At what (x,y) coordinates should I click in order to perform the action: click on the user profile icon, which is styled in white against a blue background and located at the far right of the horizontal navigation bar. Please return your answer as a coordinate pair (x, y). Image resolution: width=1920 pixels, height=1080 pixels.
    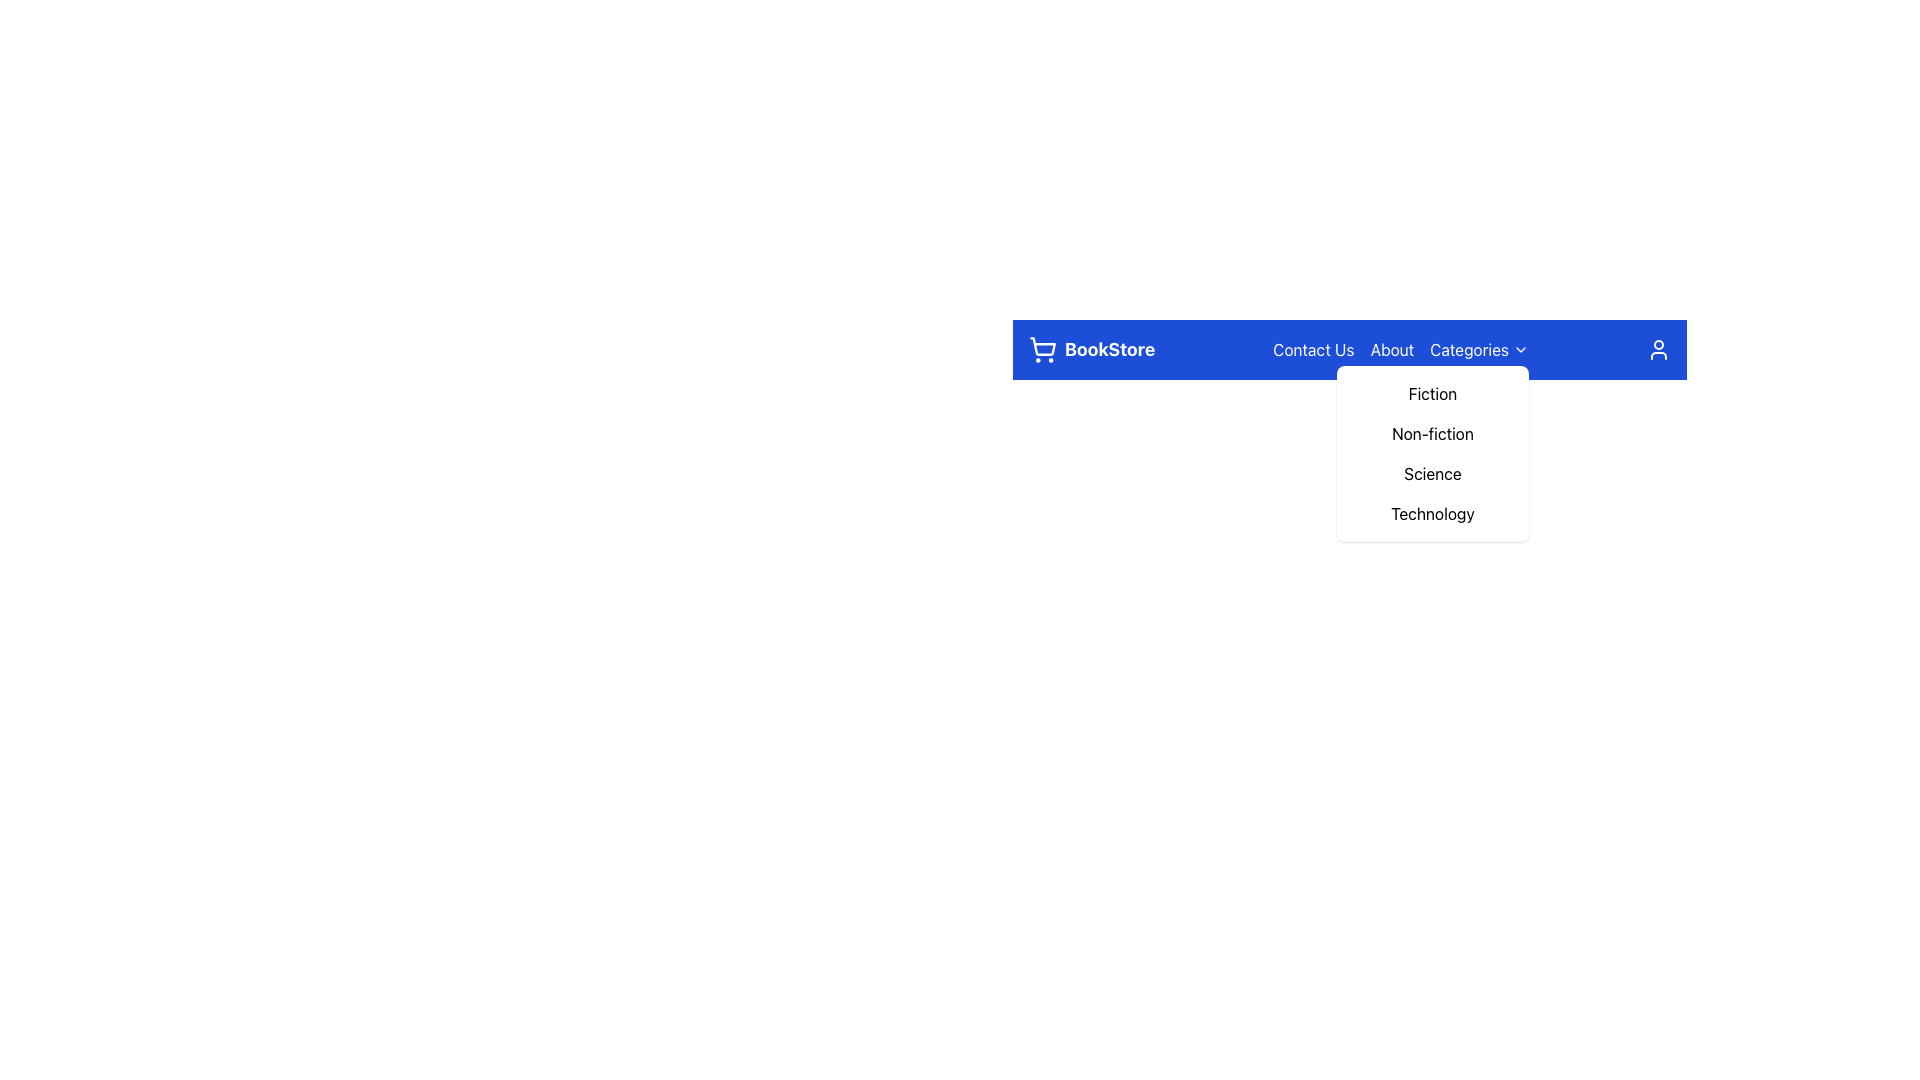
    Looking at the image, I should click on (1659, 349).